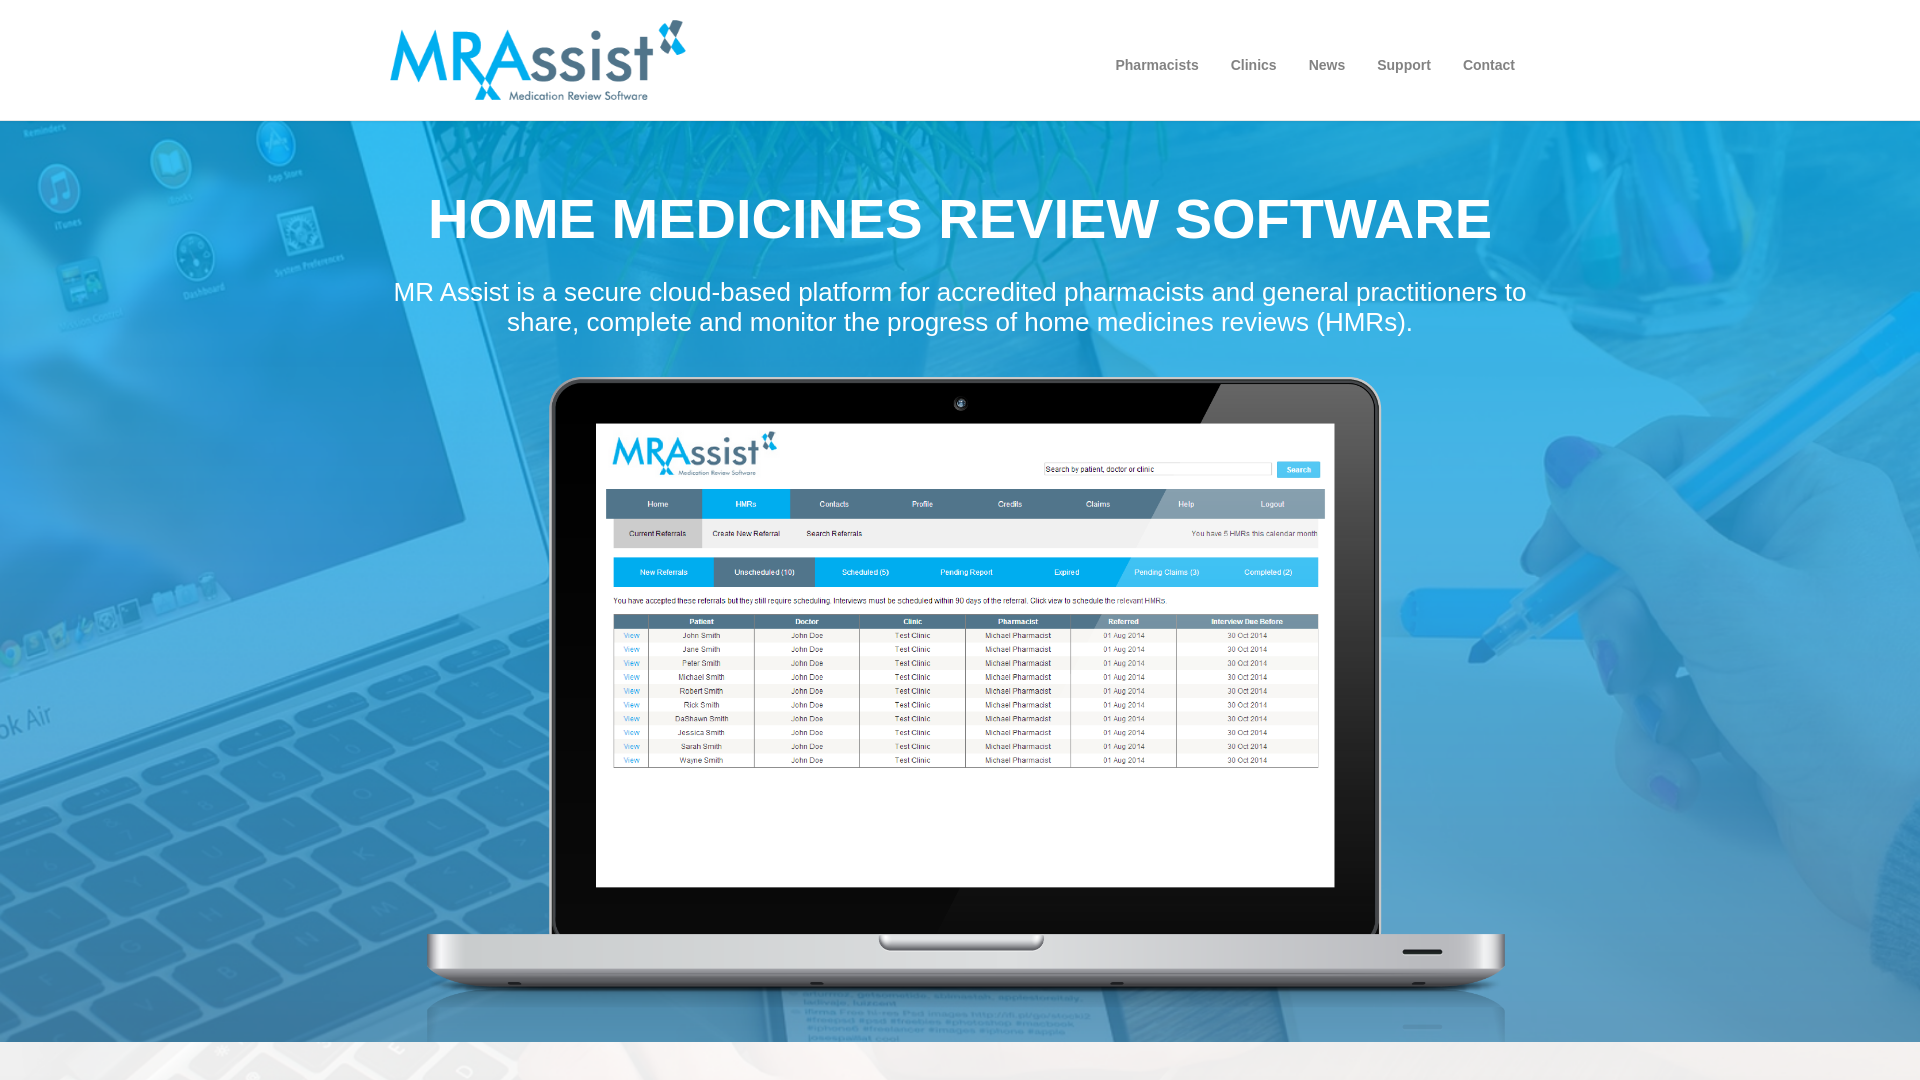 The width and height of the screenshot is (1920, 1080). What do you see at coordinates (1252, 64) in the screenshot?
I see `'Clinics'` at bounding box center [1252, 64].